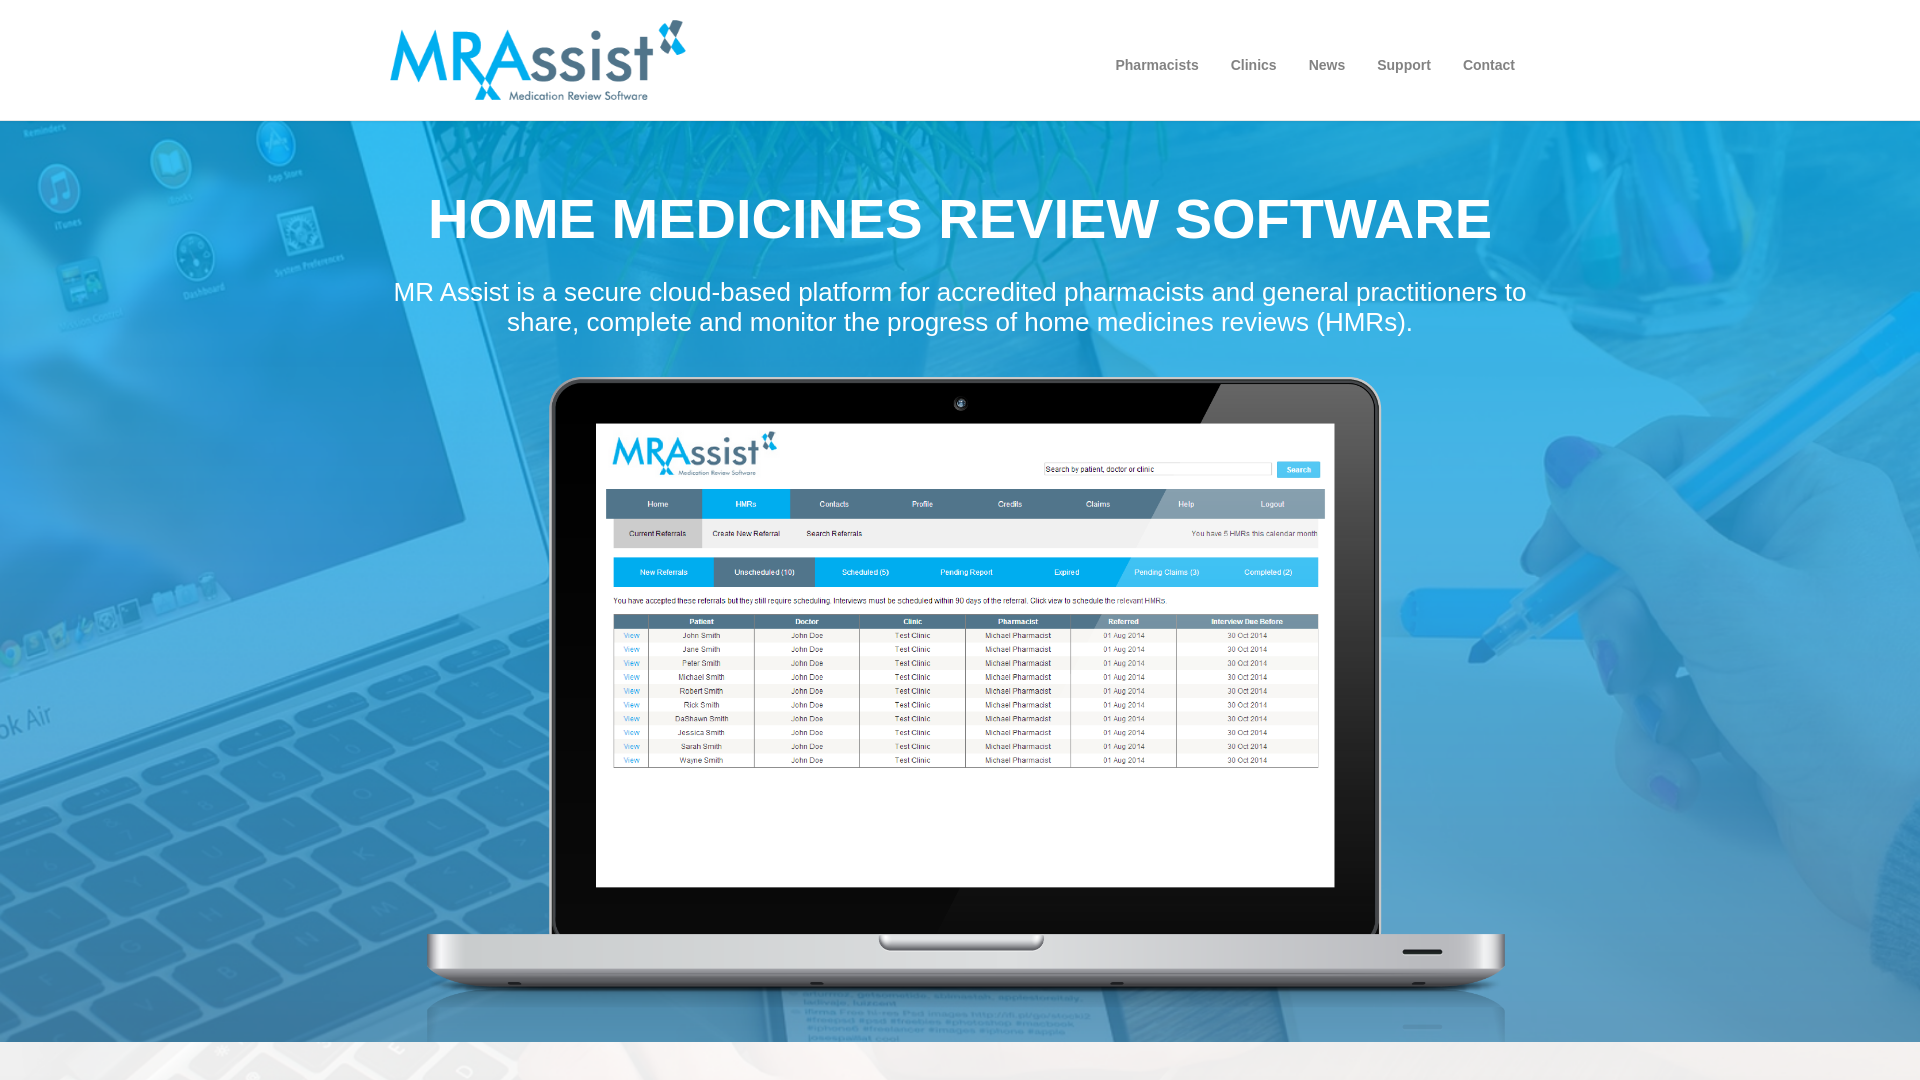 The width and height of the screenshot is (1920, 1080). What do you see at coordinates (1252, 64) in the screenshot?
I see `'Clinics'` at bounding box center [1252, 64].